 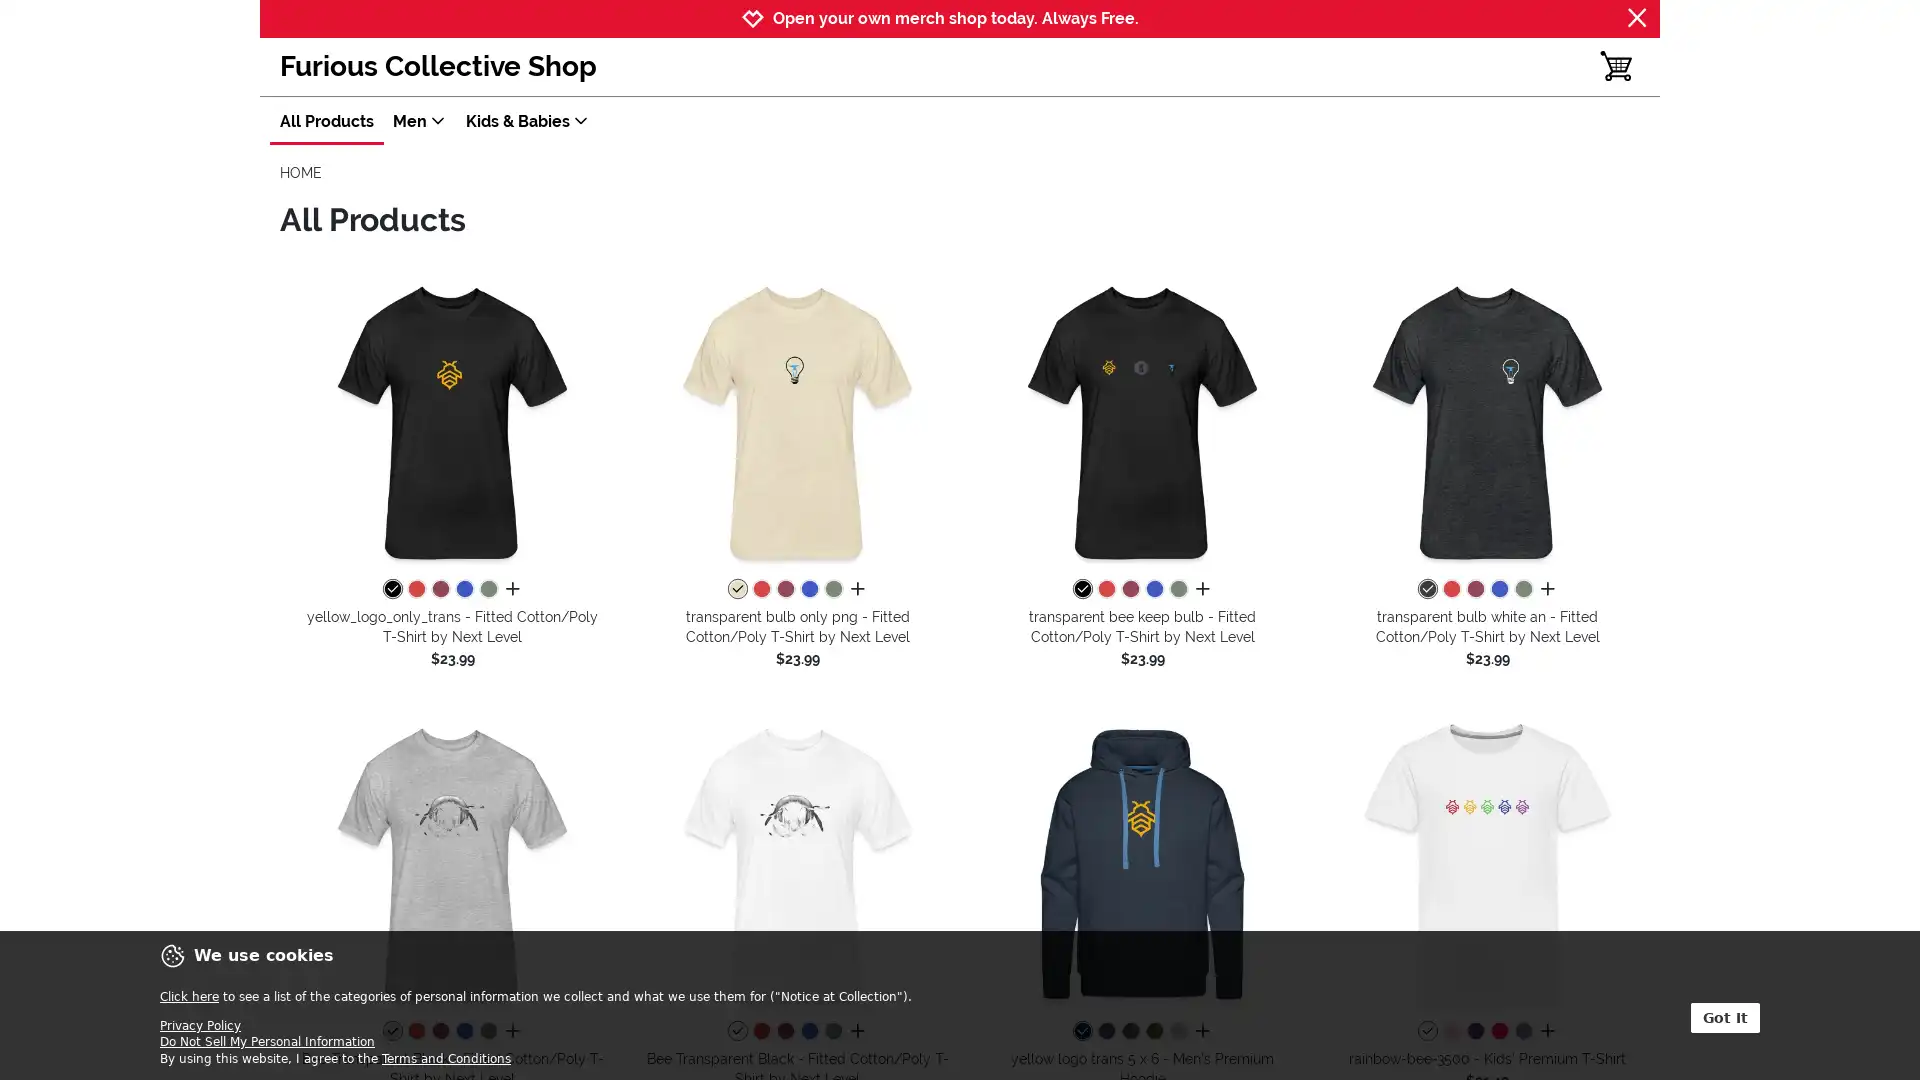 What do you see at coordinates (1177, 1032) in the screenshot?
I see `heather grey` at bounding box center [1177, 1032].